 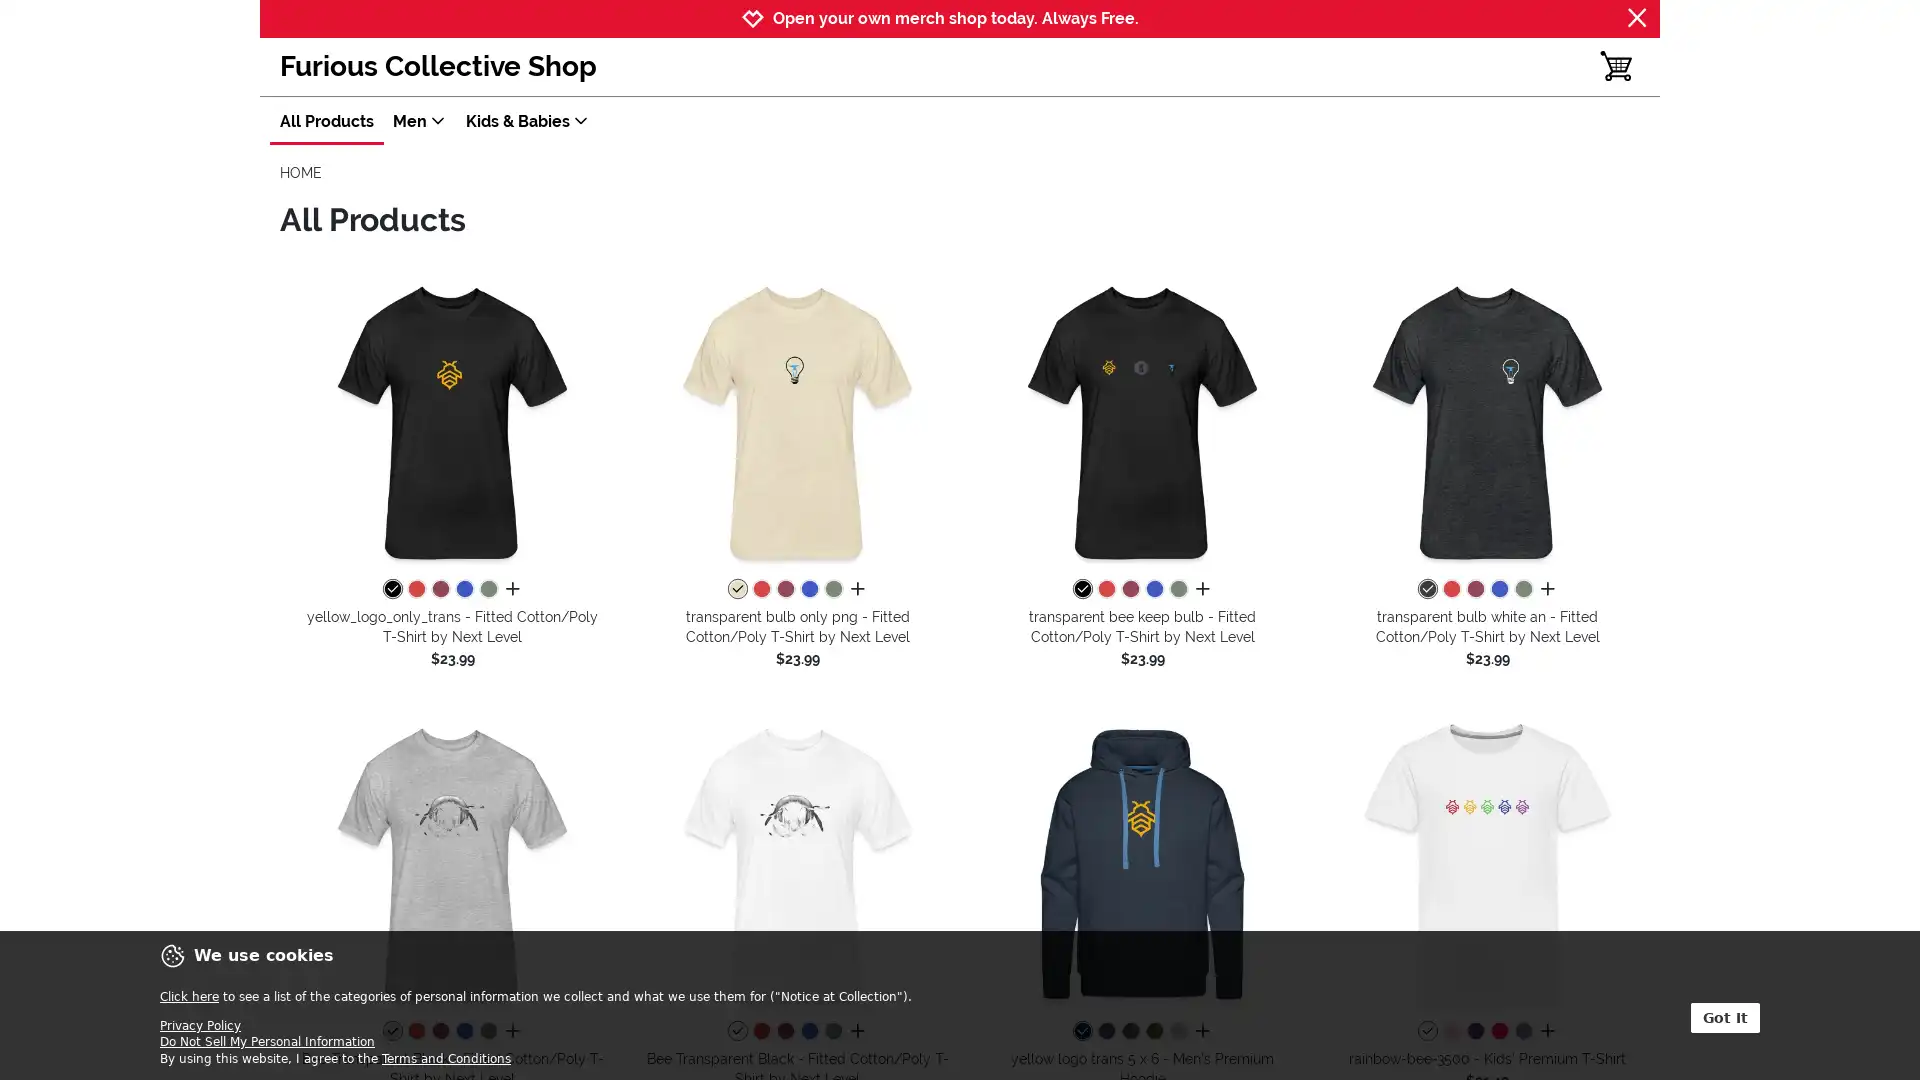 What do you see at coordinates (1177, 1032) in the screenshot?
I see `heather grey` at bounding box center [1177, 1032].